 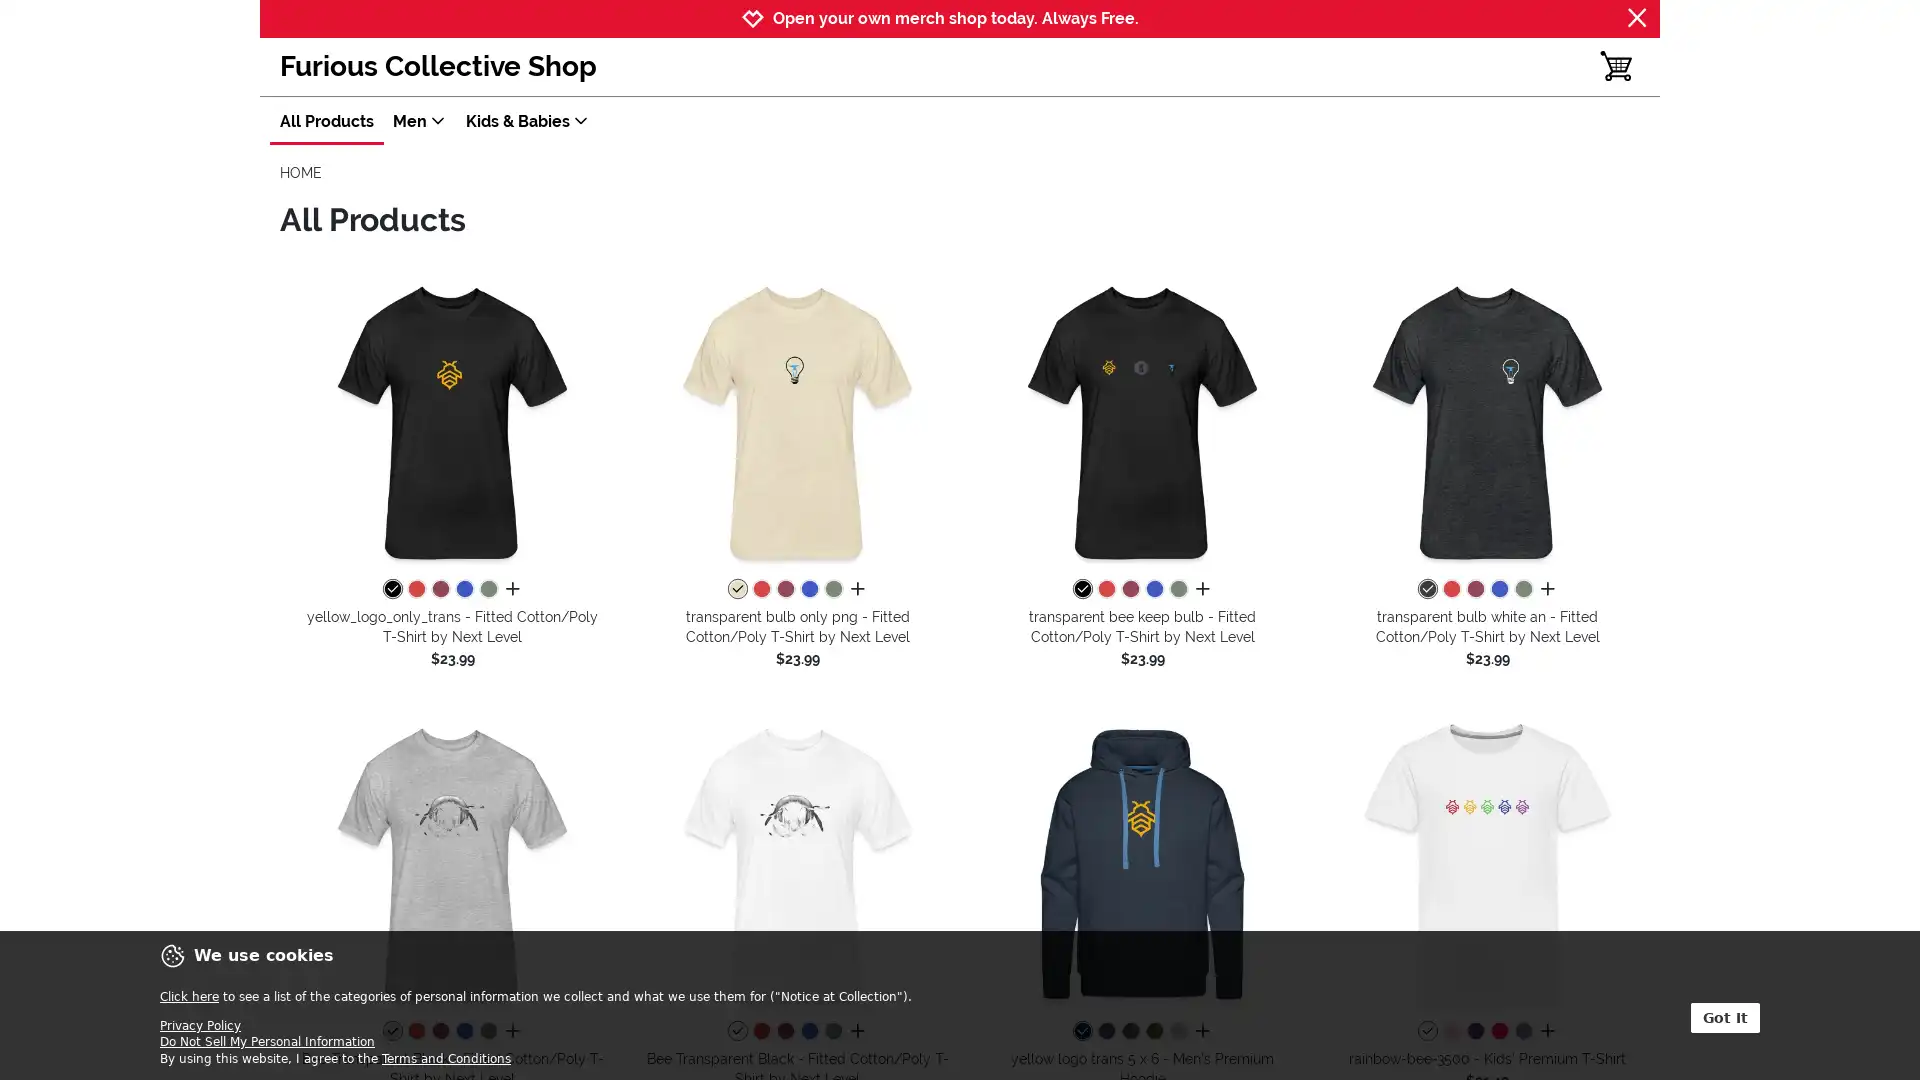 What do you see at coordinates (1177, 1032) in the screenshot?
I see `heather grey` at bounding box center [1177, 1032].